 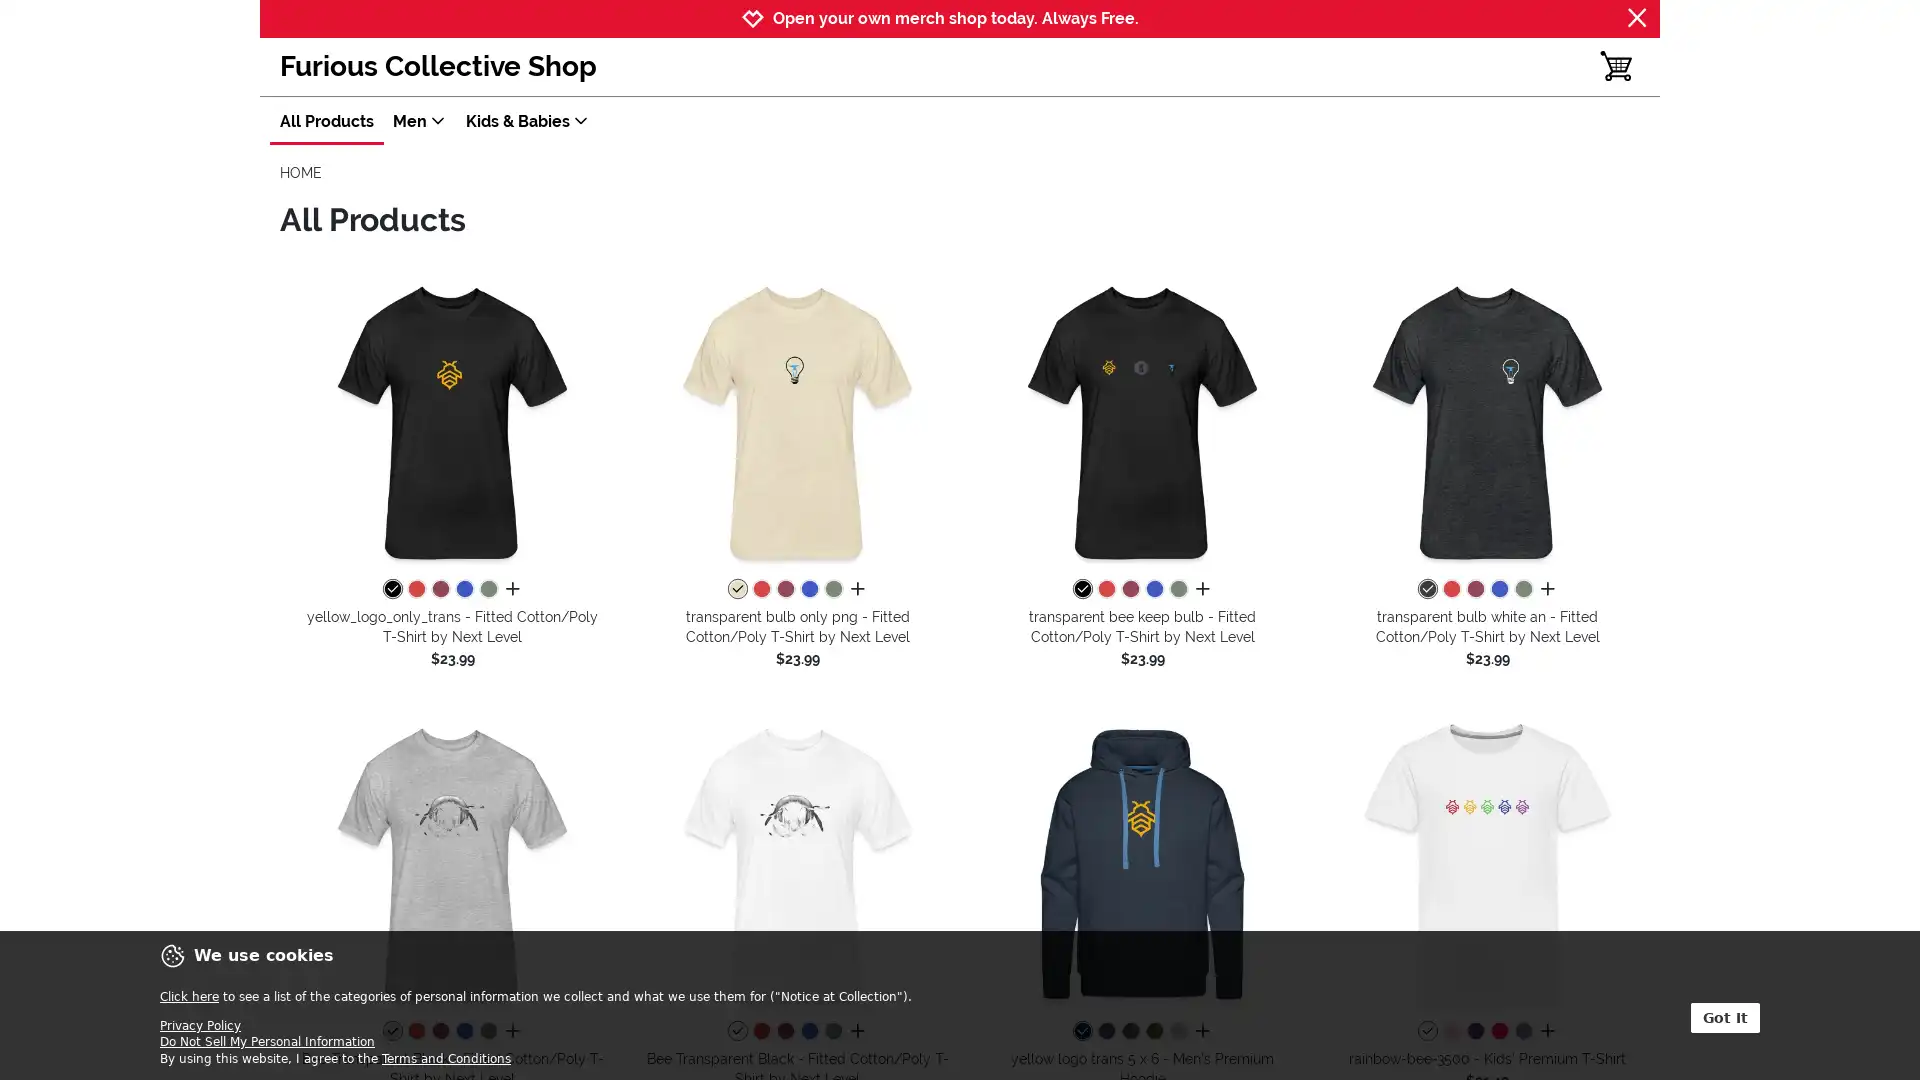 What do you see at coordinates (1177, 1032) in the screenshot?
I see `heather grey` at bounding box center [1177, 1032].